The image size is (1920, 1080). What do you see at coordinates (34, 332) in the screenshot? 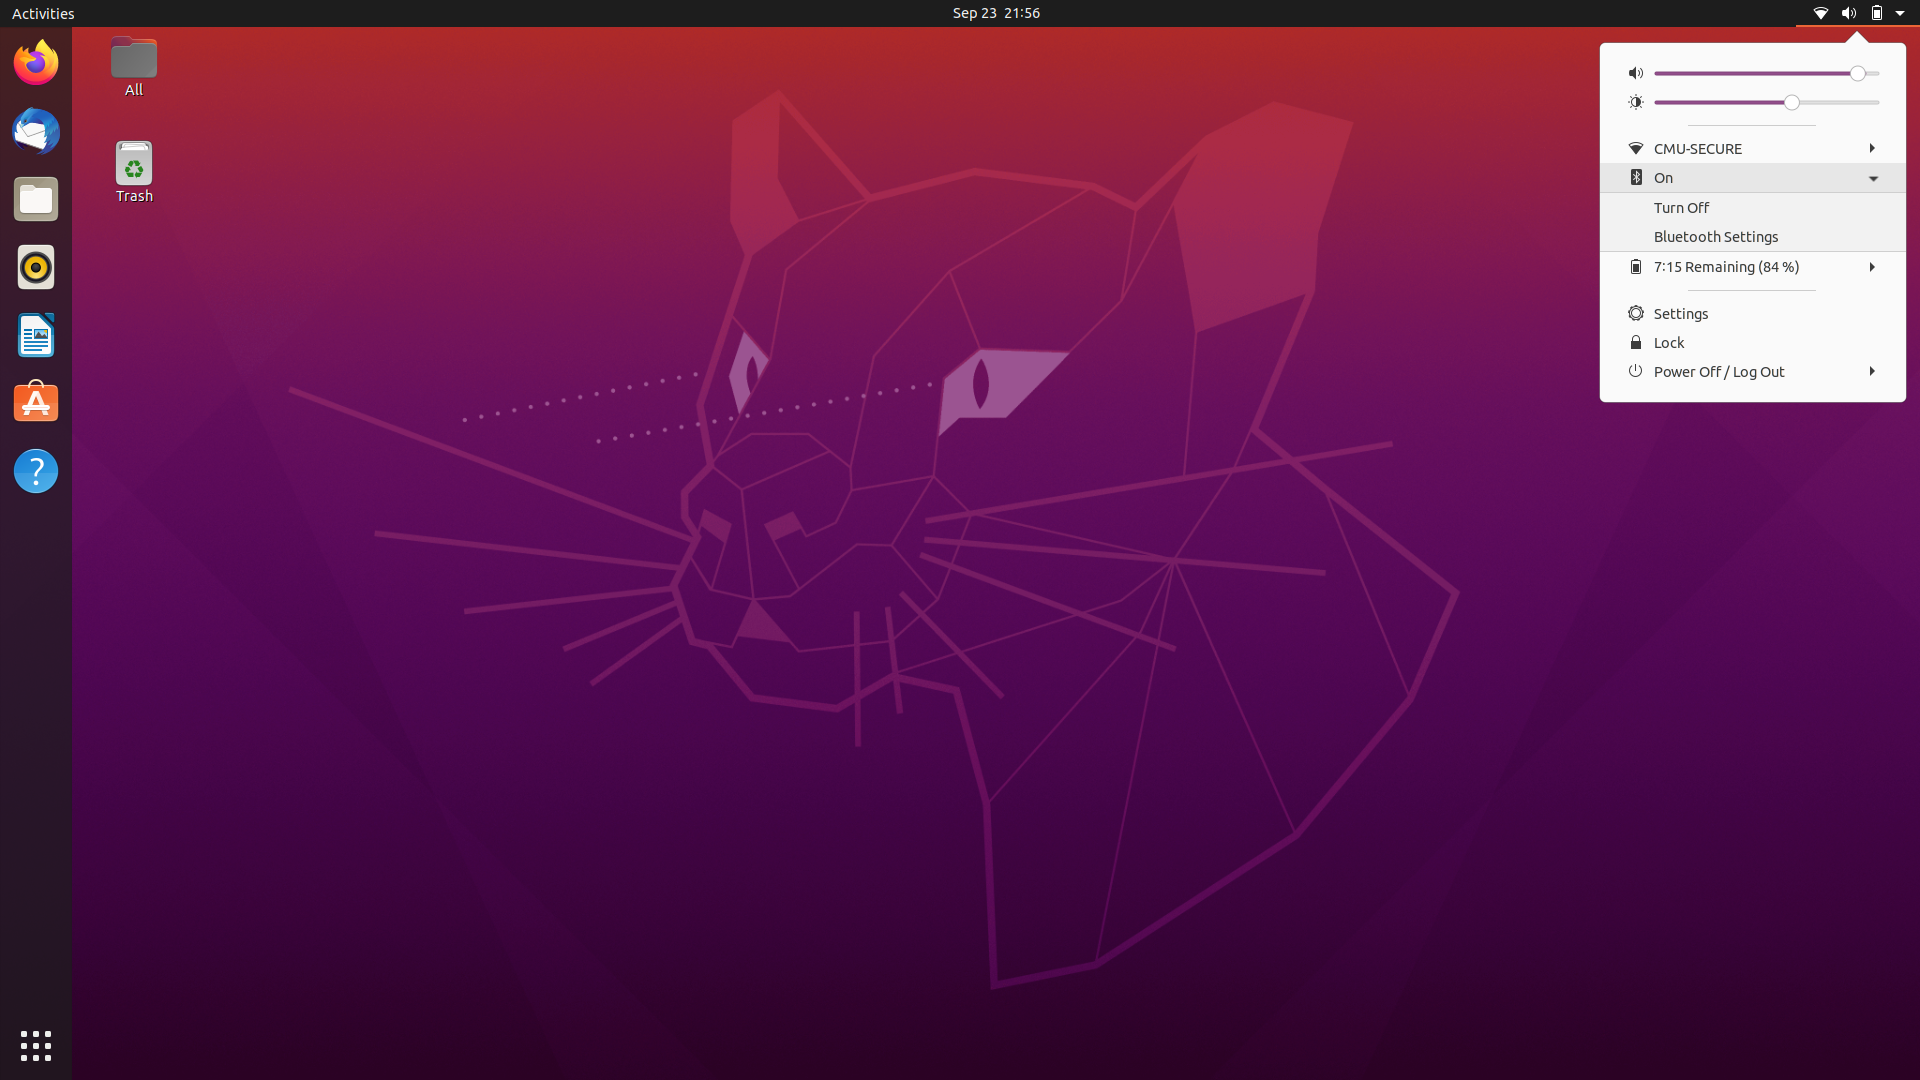
I see `App Store` at bounding box center [34, 332].